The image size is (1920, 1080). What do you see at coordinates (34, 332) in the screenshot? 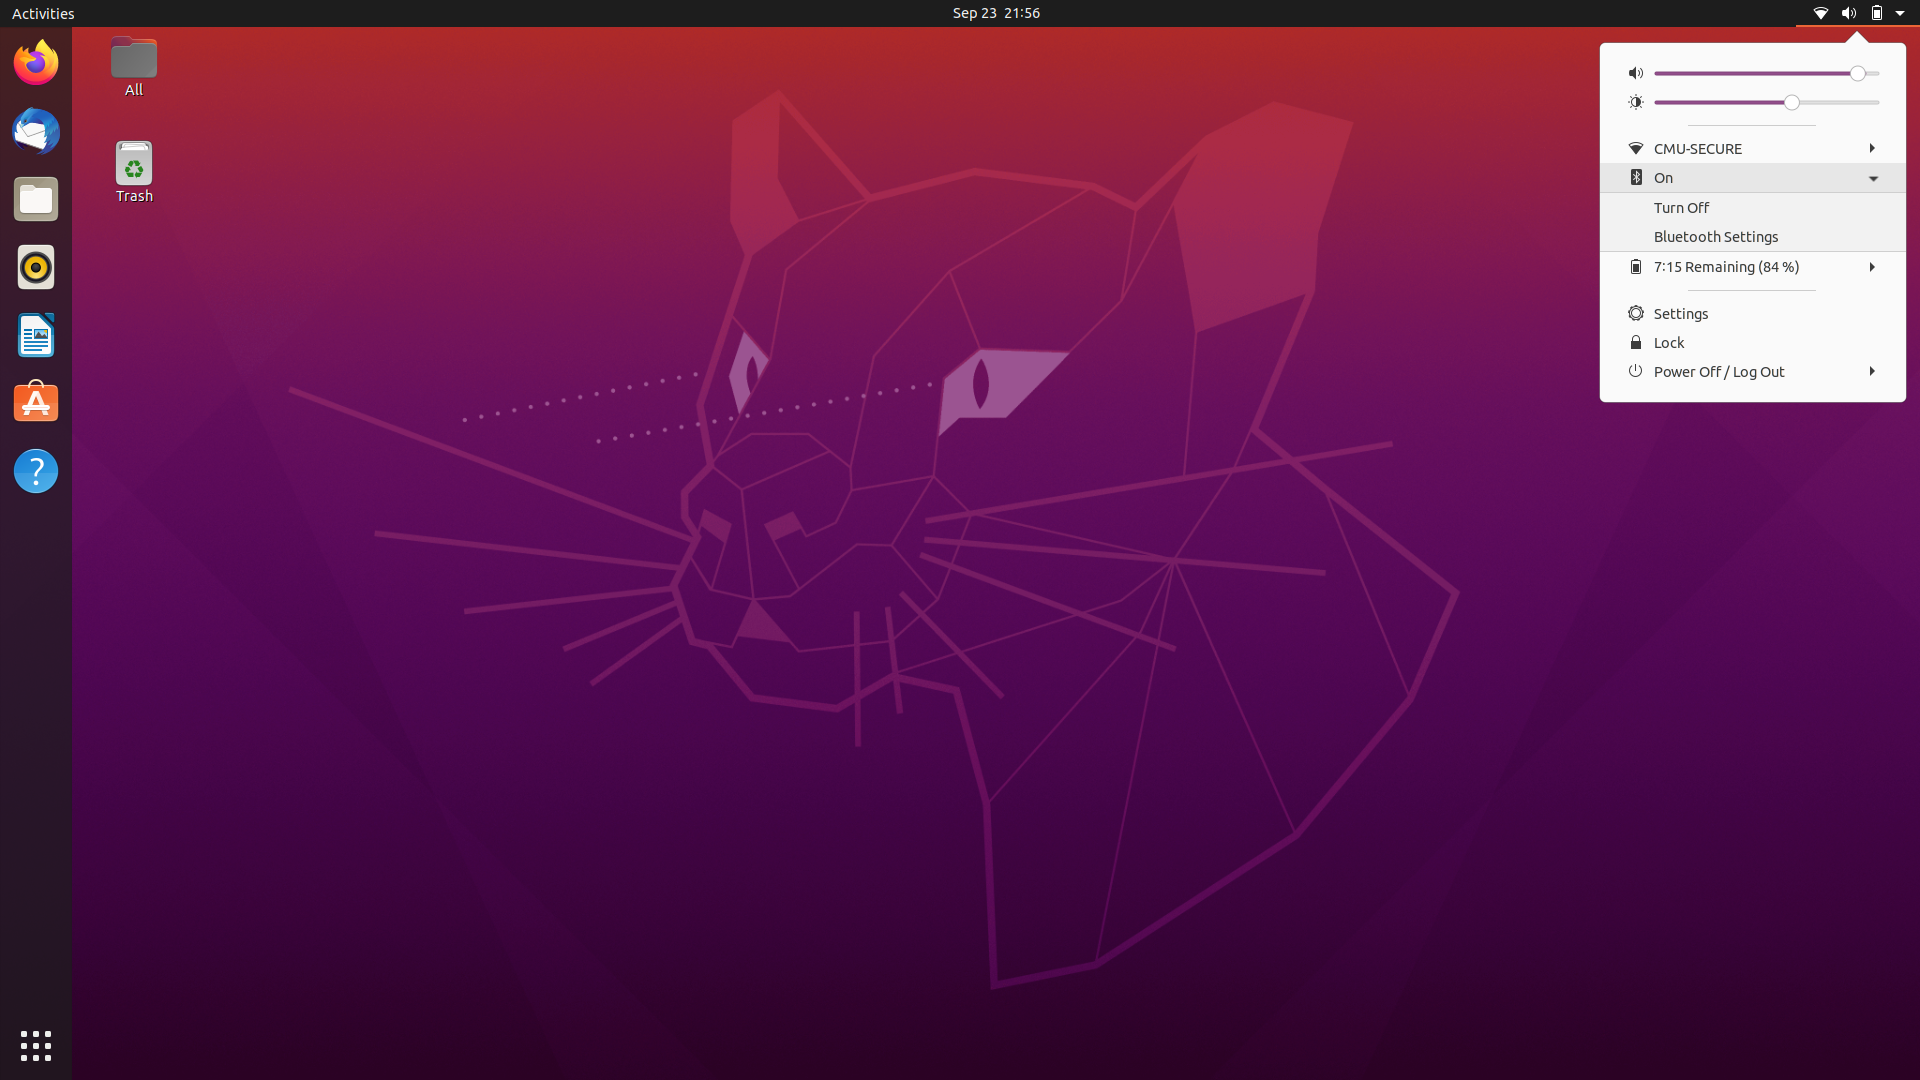
I see `App Store` at bounding box center [34, 332].